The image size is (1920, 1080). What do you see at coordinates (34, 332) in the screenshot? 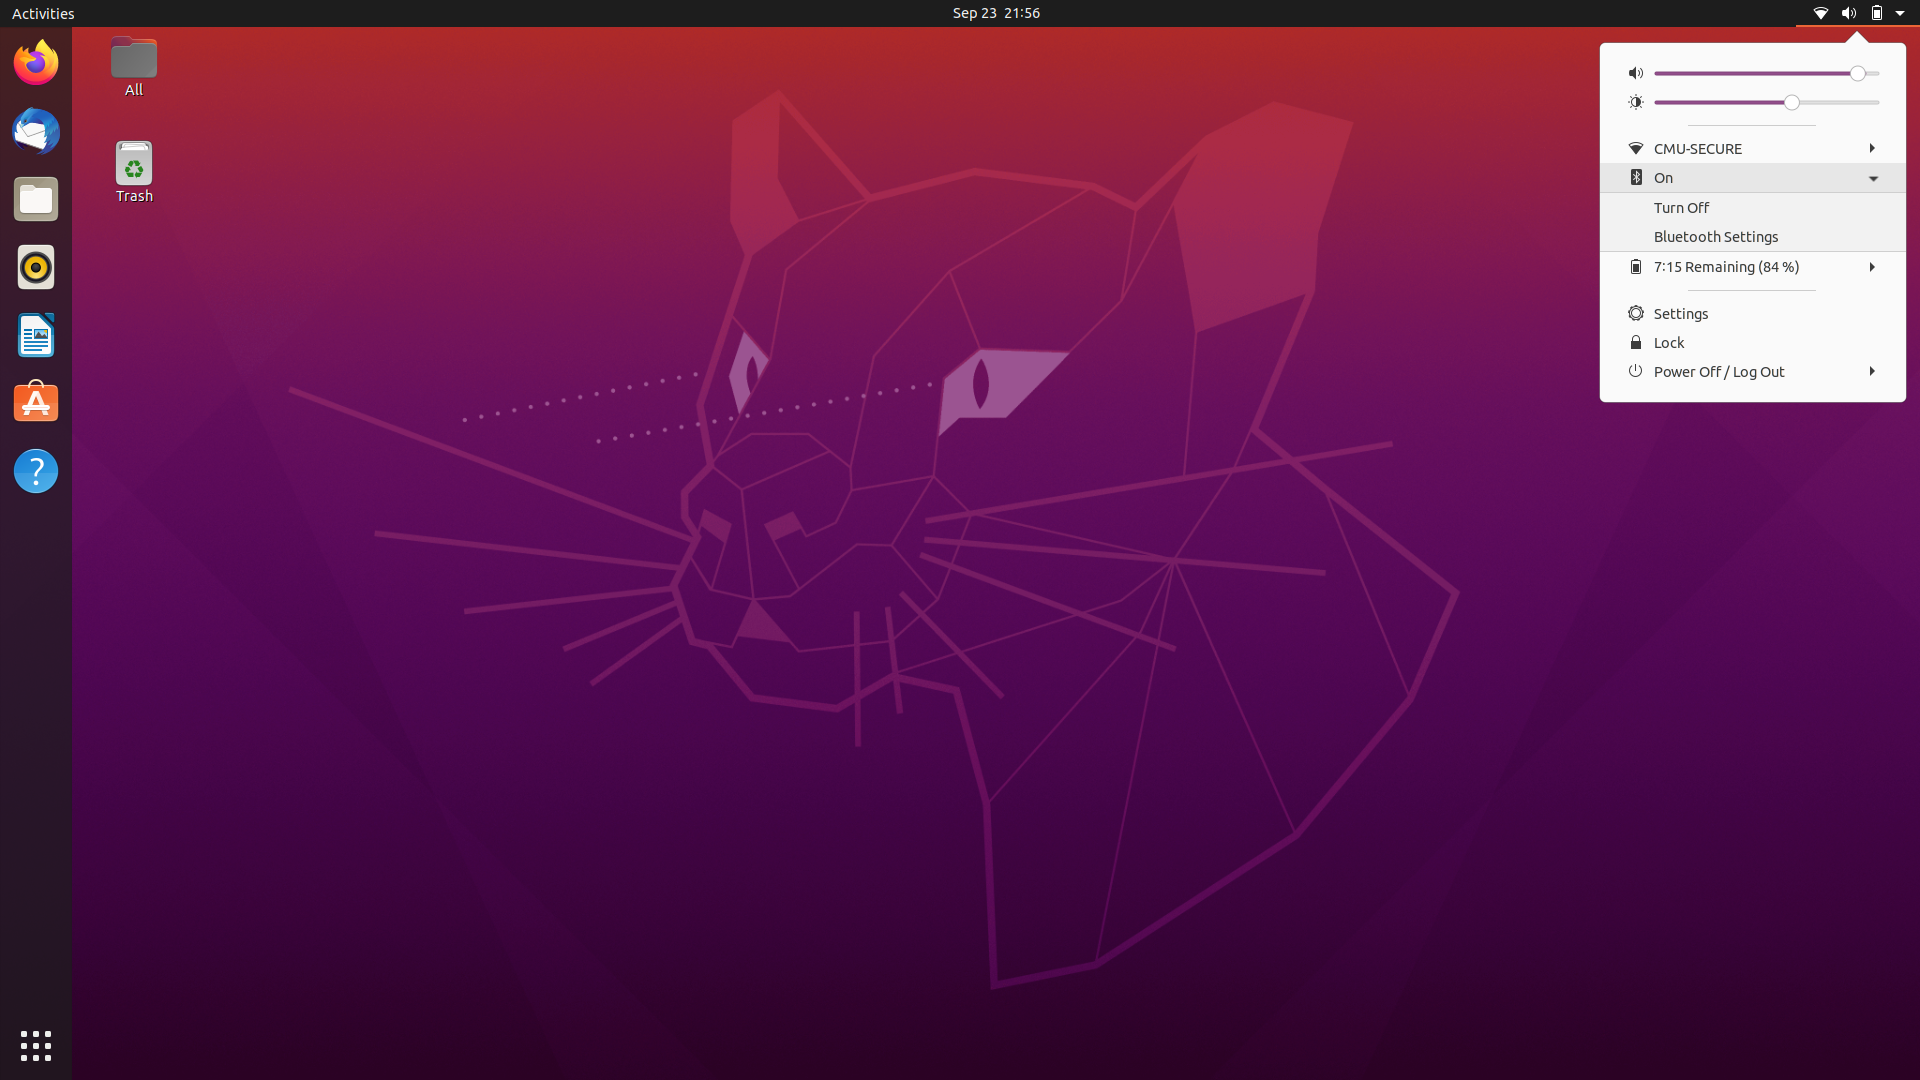
I see `App Store` at bounding box center [34, 332].